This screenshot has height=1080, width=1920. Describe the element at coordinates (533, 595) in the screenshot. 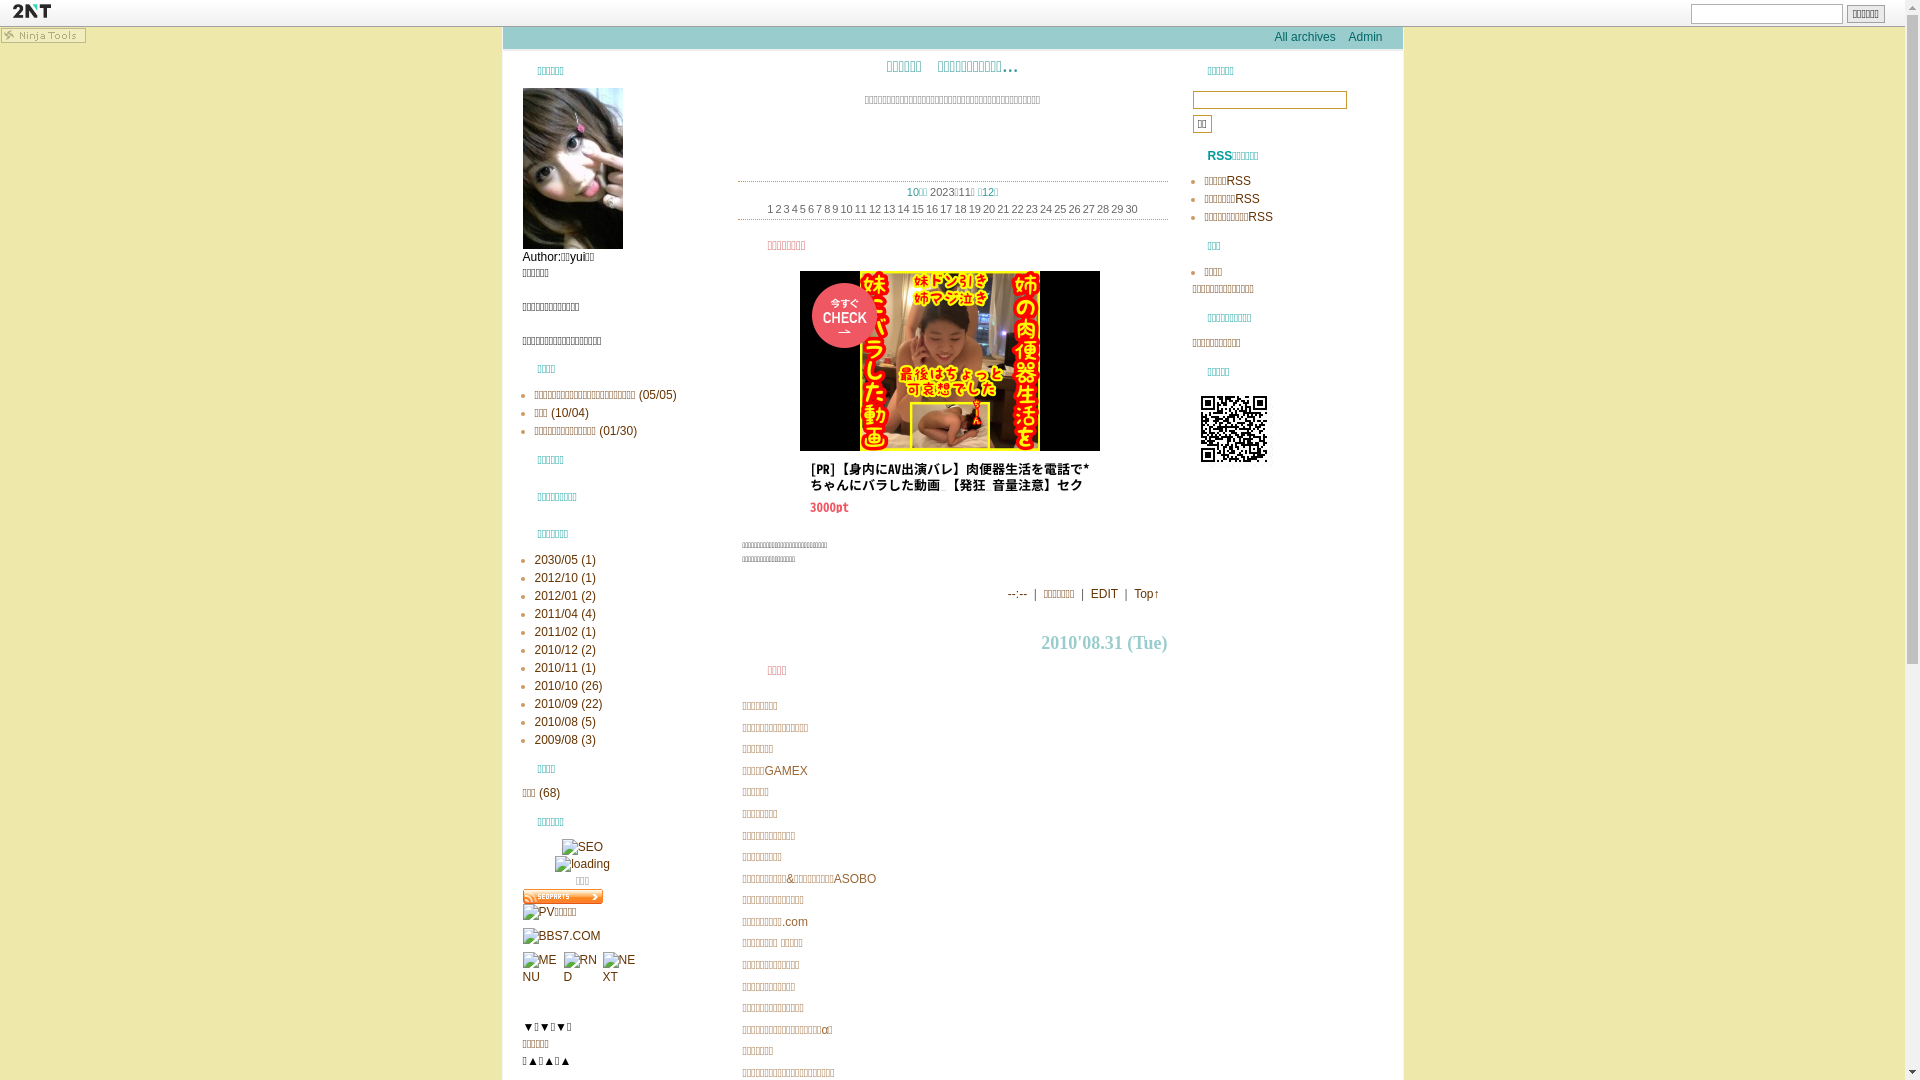

I see `'2012/01 (2)'` at that location.